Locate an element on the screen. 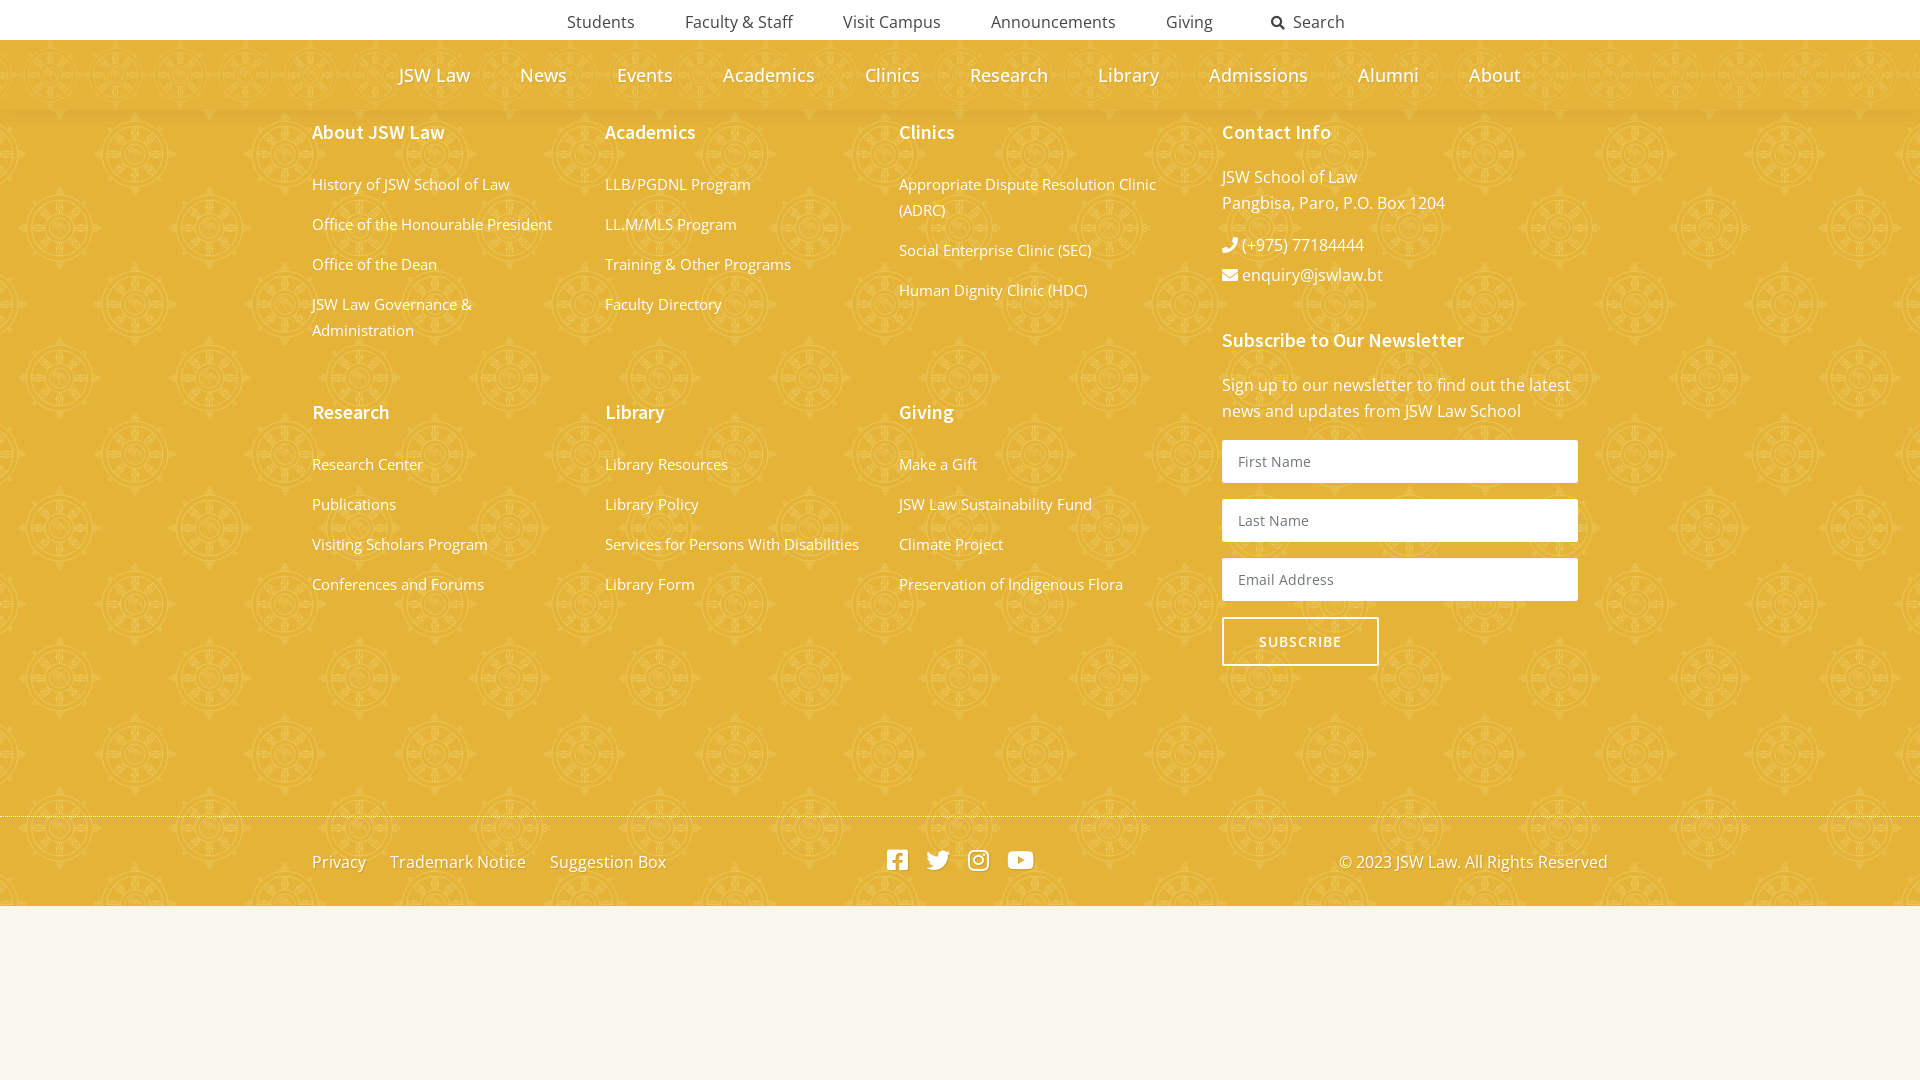  'Office of the Dean' is located at coordinates (374, 262).